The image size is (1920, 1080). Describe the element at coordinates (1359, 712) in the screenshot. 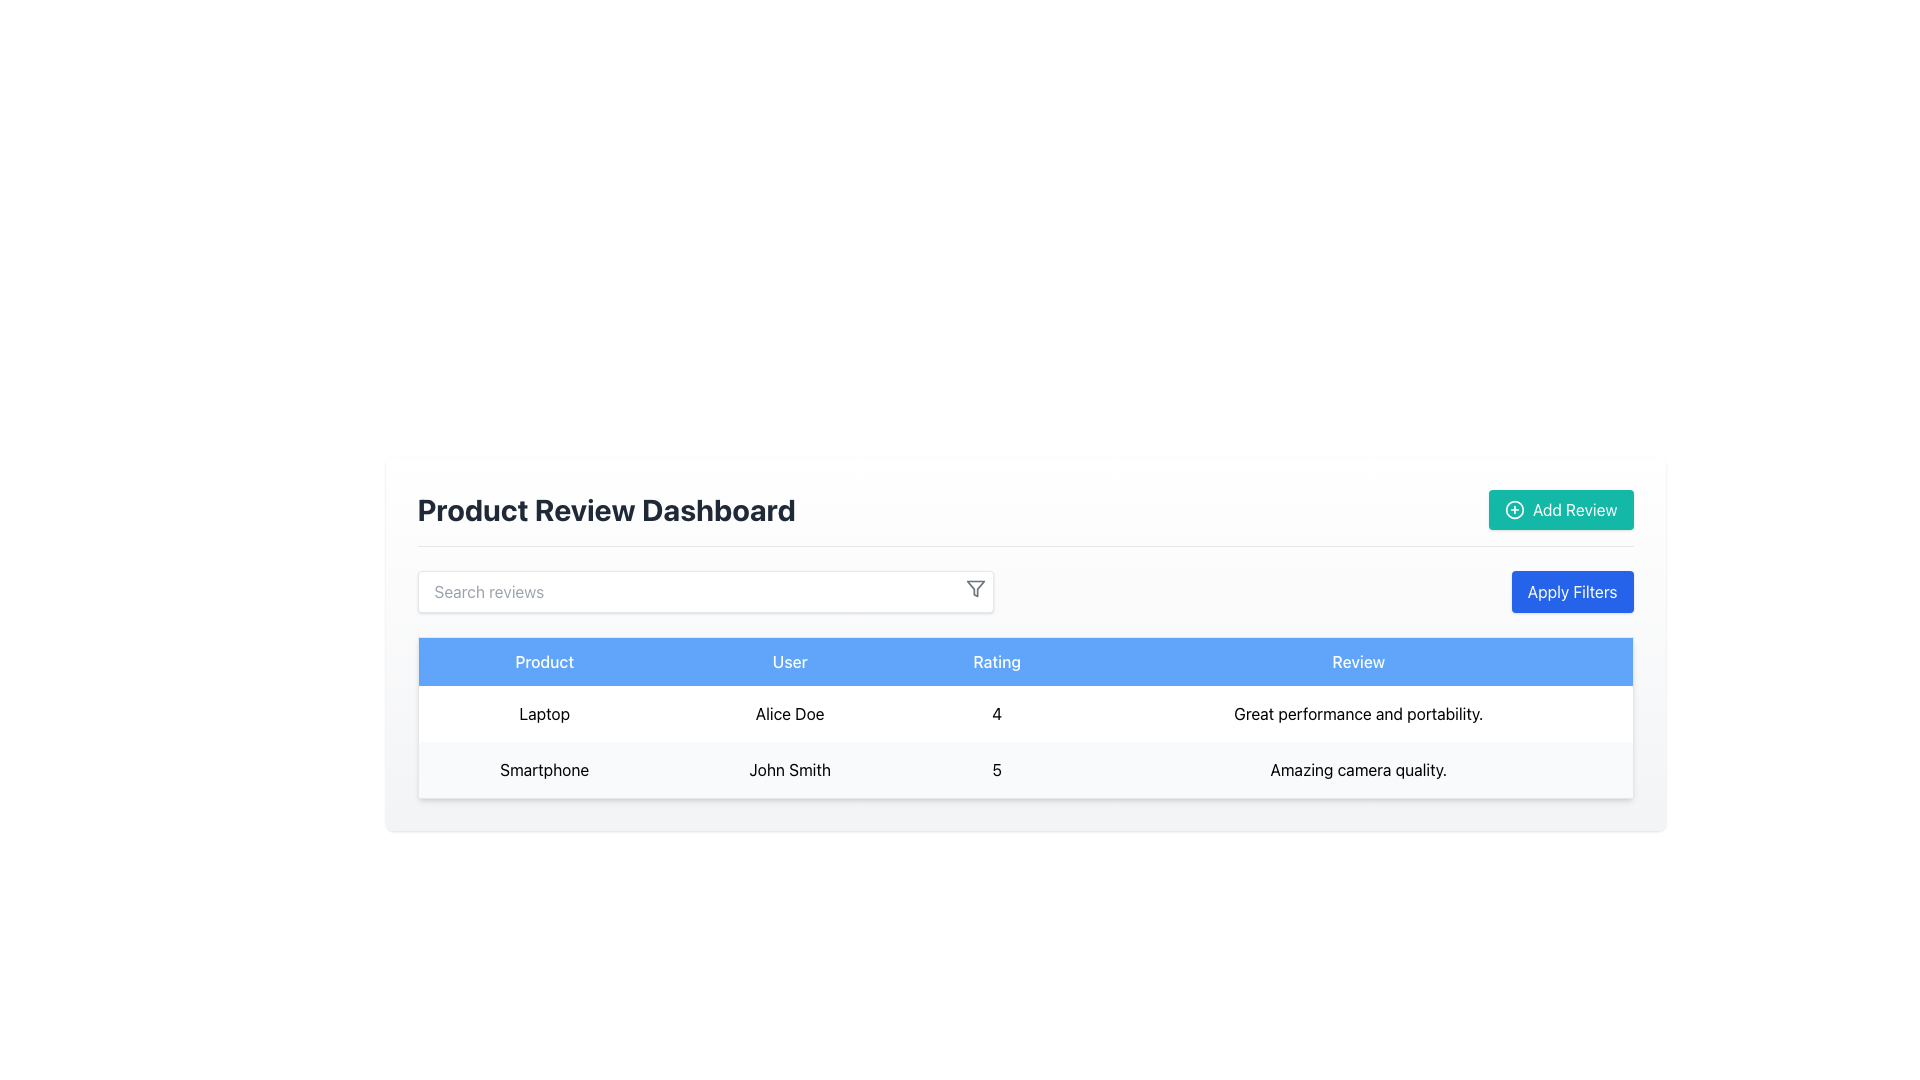

I see `the text element that says 'Great performance and portability.' located in the fourth column of the first row of a table, which is center-aligned within its grid cell` at that location.